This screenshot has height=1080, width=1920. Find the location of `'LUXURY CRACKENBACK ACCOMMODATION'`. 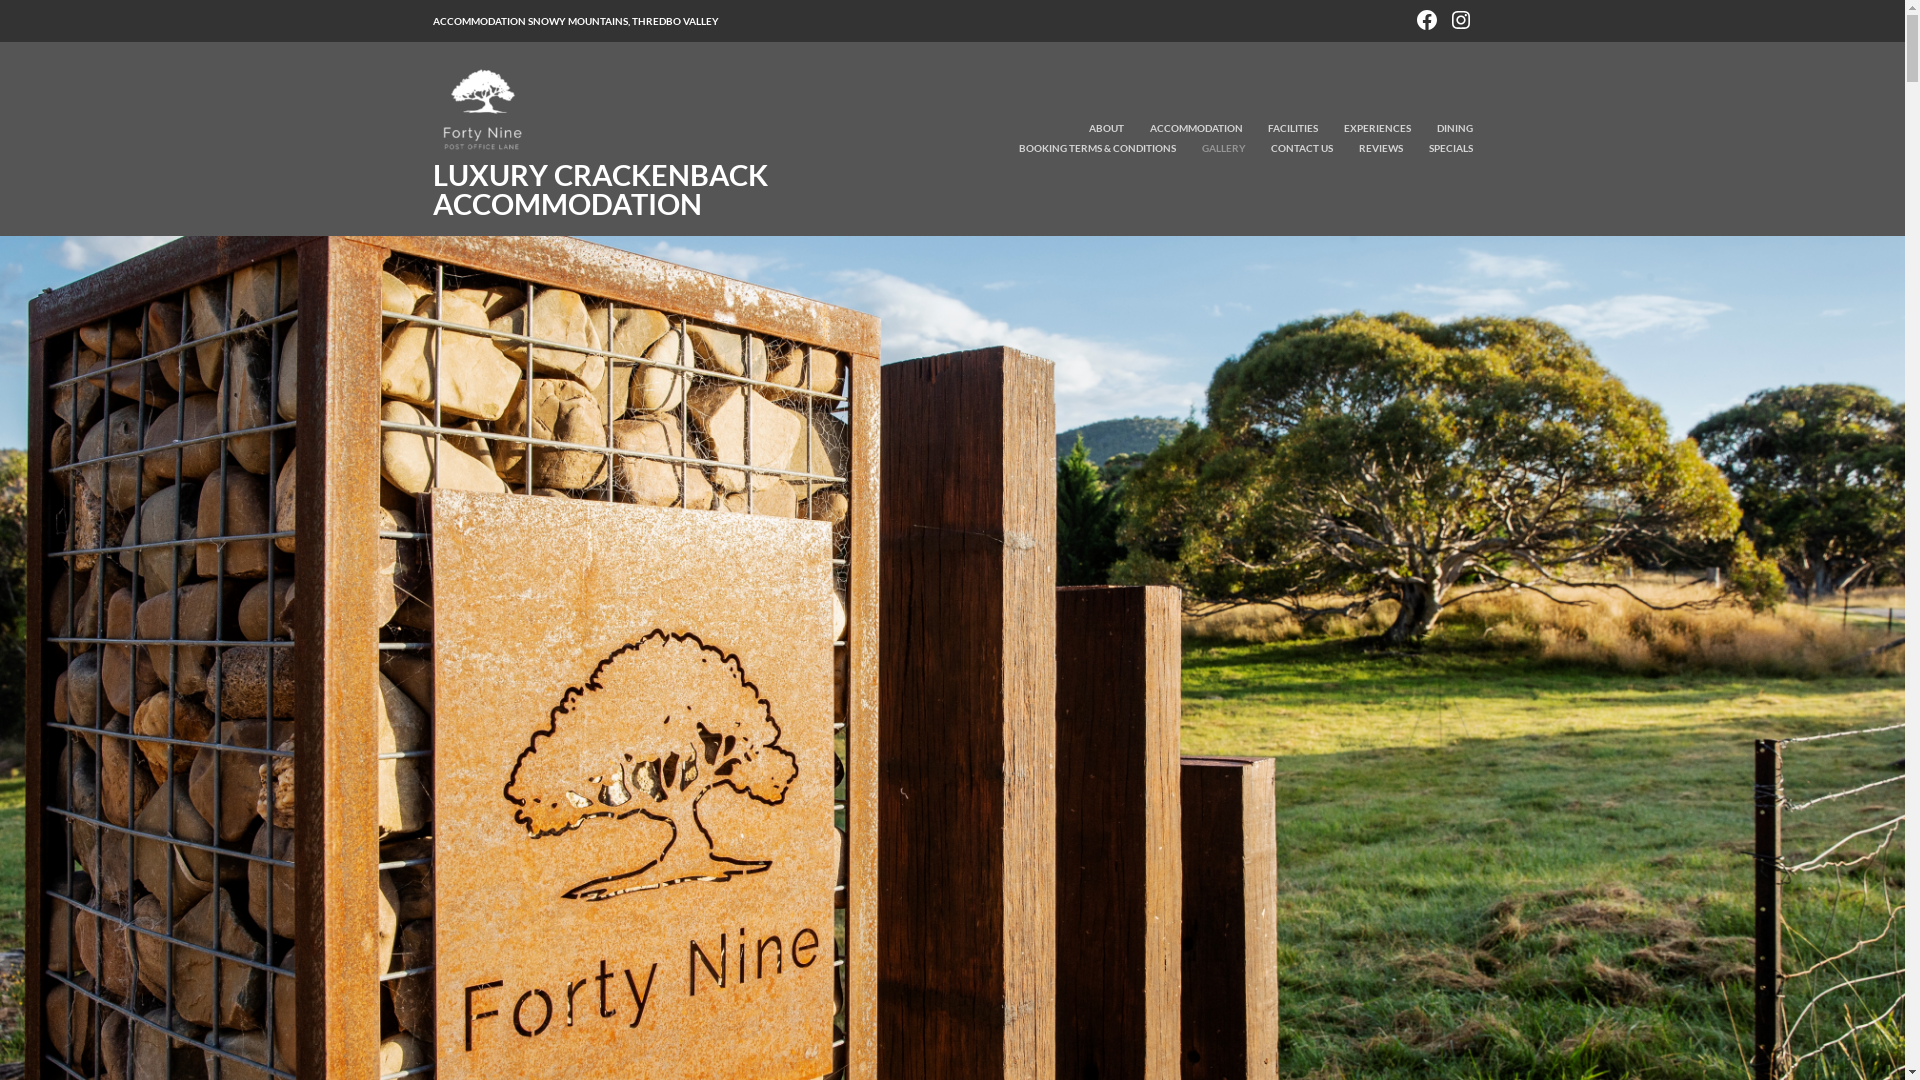

'LUXURY CRACKENBACK ACCOMMODATION' is located at coordinates (598, 189).